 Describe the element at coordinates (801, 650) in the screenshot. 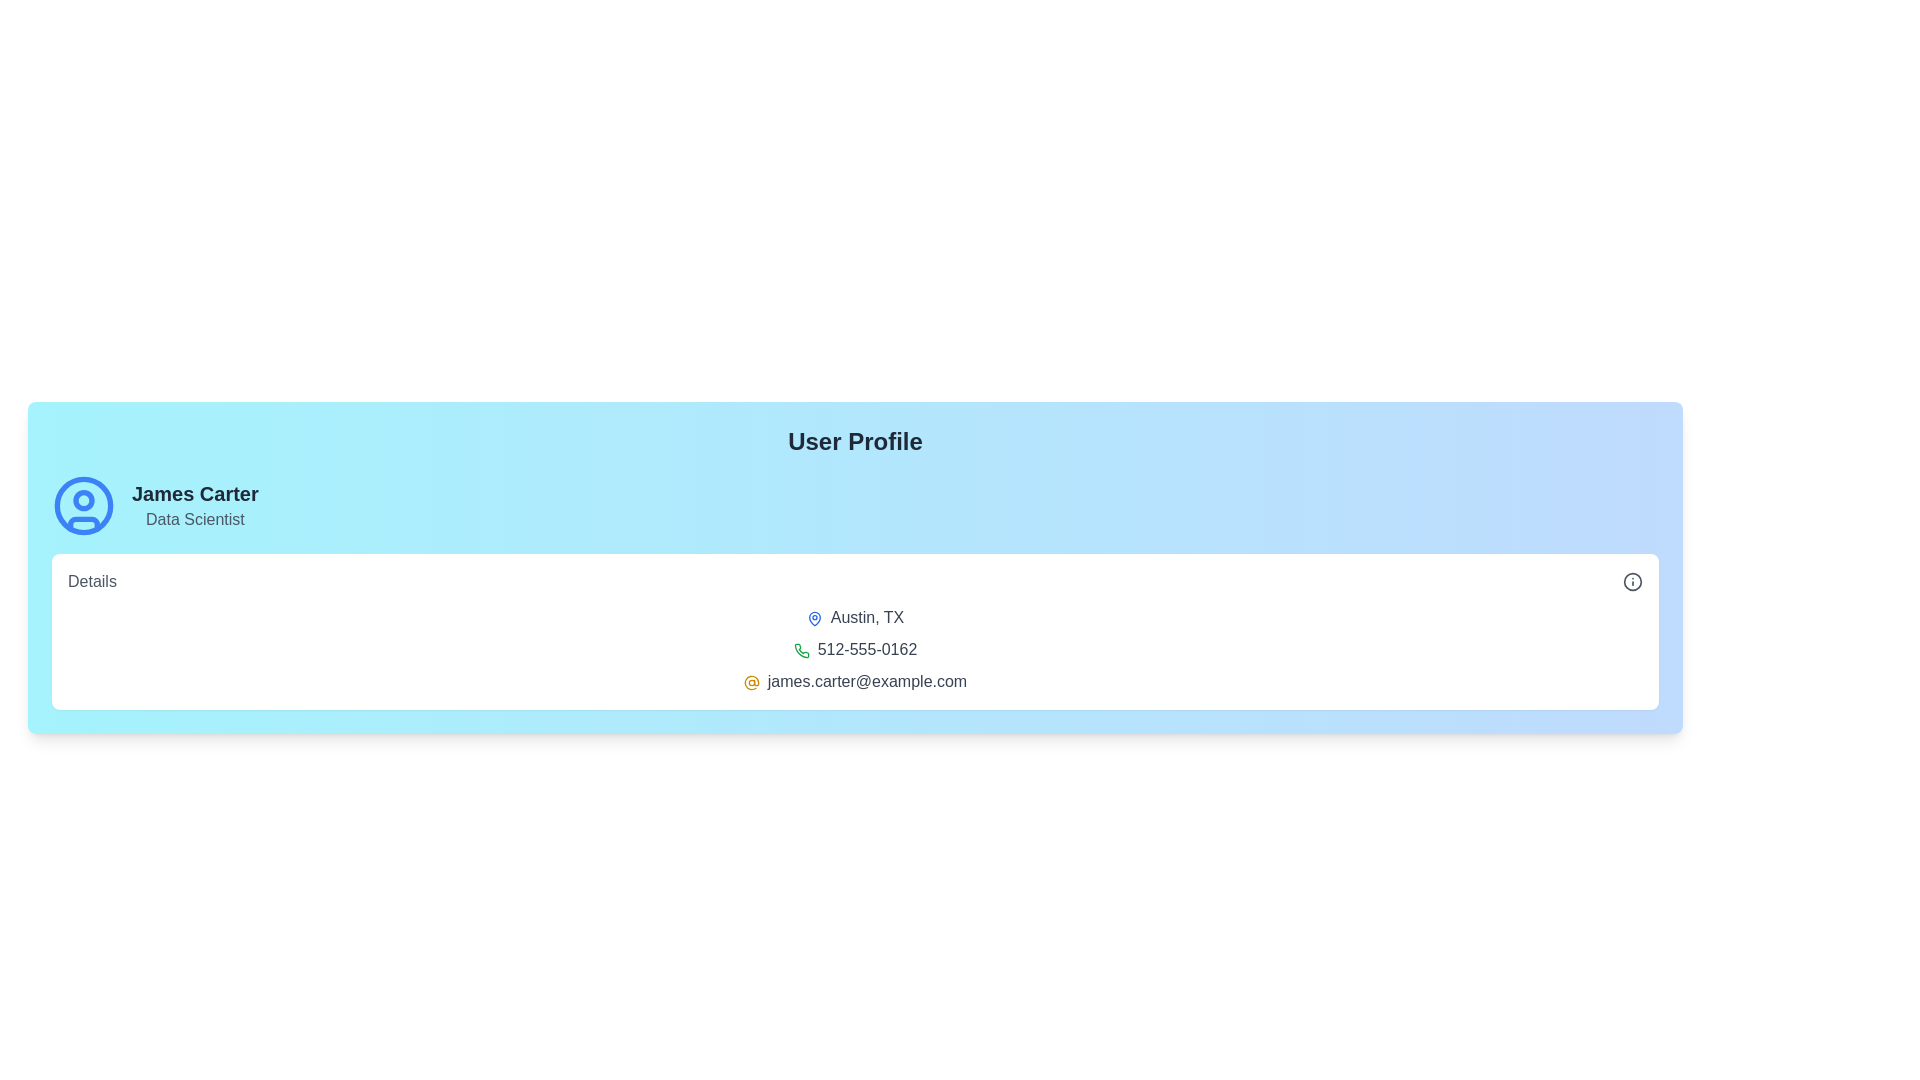

I see `the phone icon with a green outline, which is situated before the phone number '512-555-0162'` at that location.